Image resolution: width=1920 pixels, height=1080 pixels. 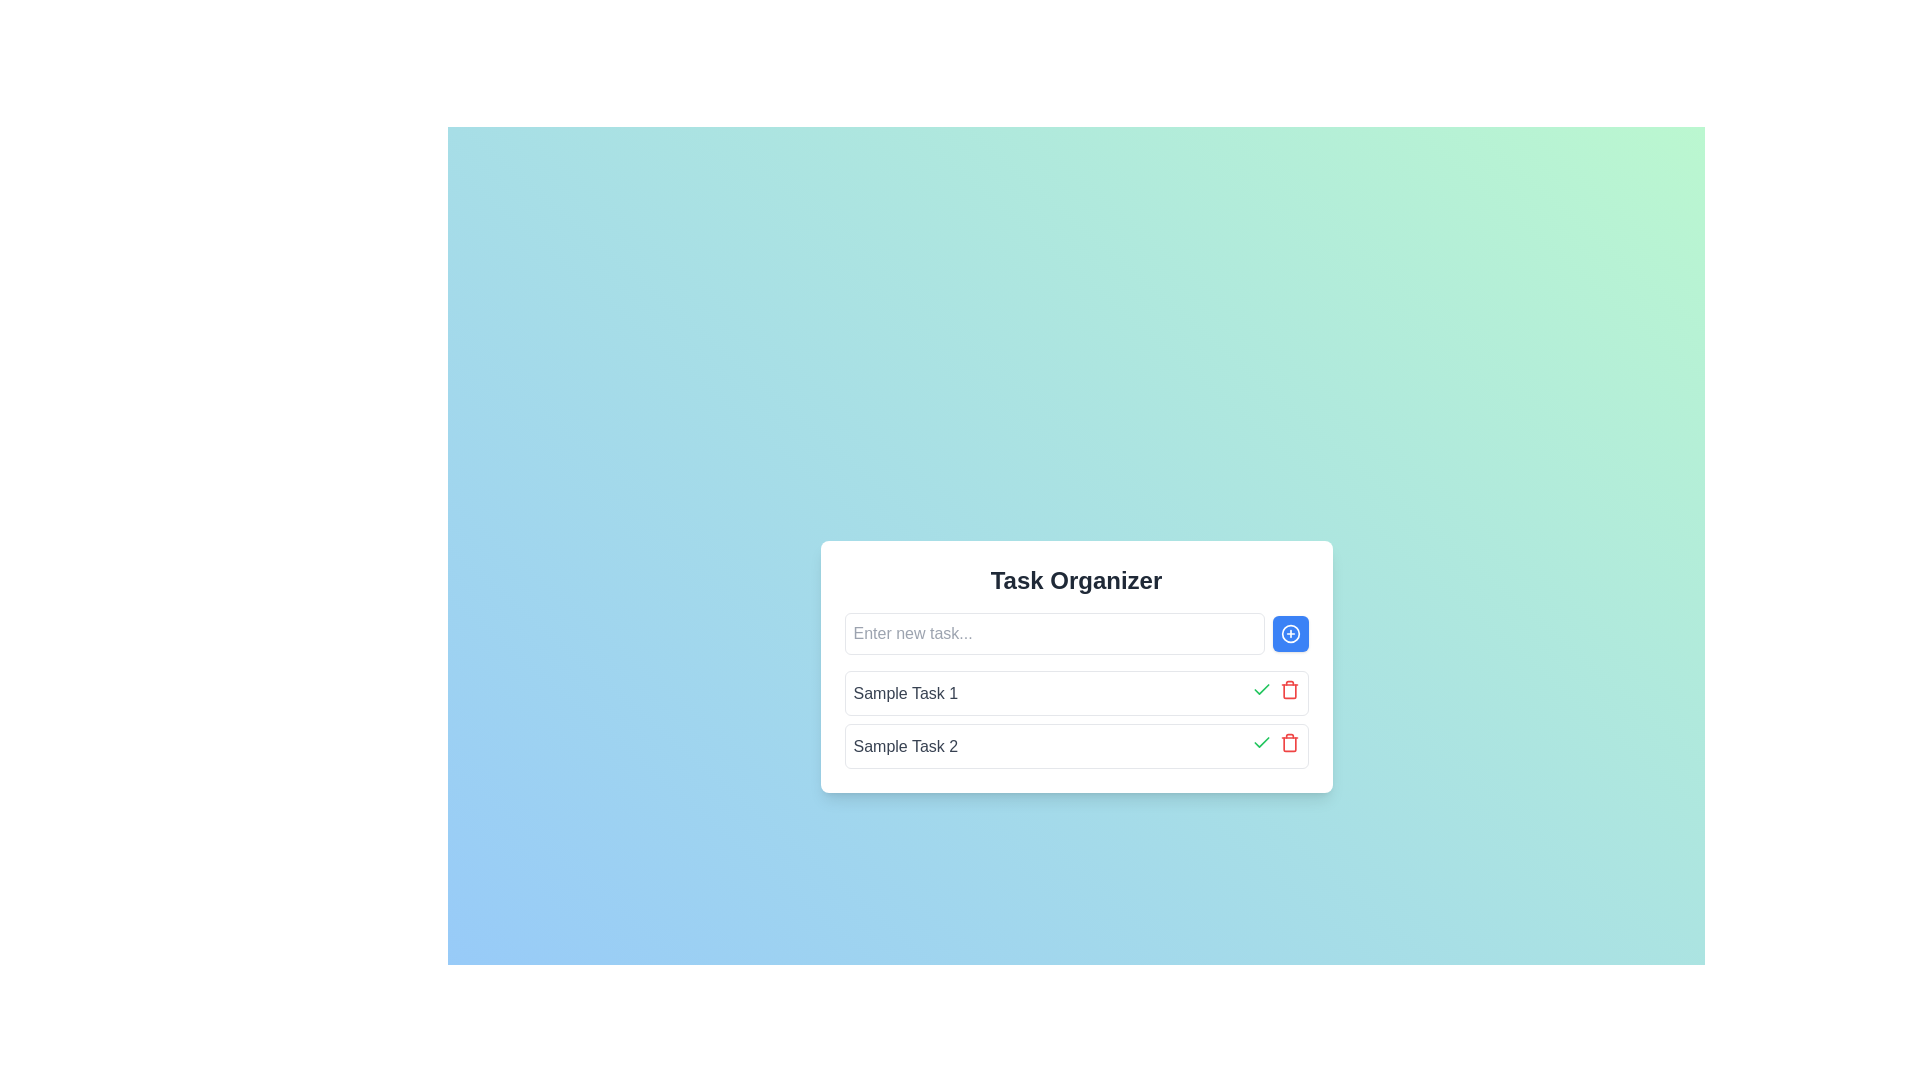 I want to click on the small green check icon located to the right of the second task item, so click(x=1260, y=743).